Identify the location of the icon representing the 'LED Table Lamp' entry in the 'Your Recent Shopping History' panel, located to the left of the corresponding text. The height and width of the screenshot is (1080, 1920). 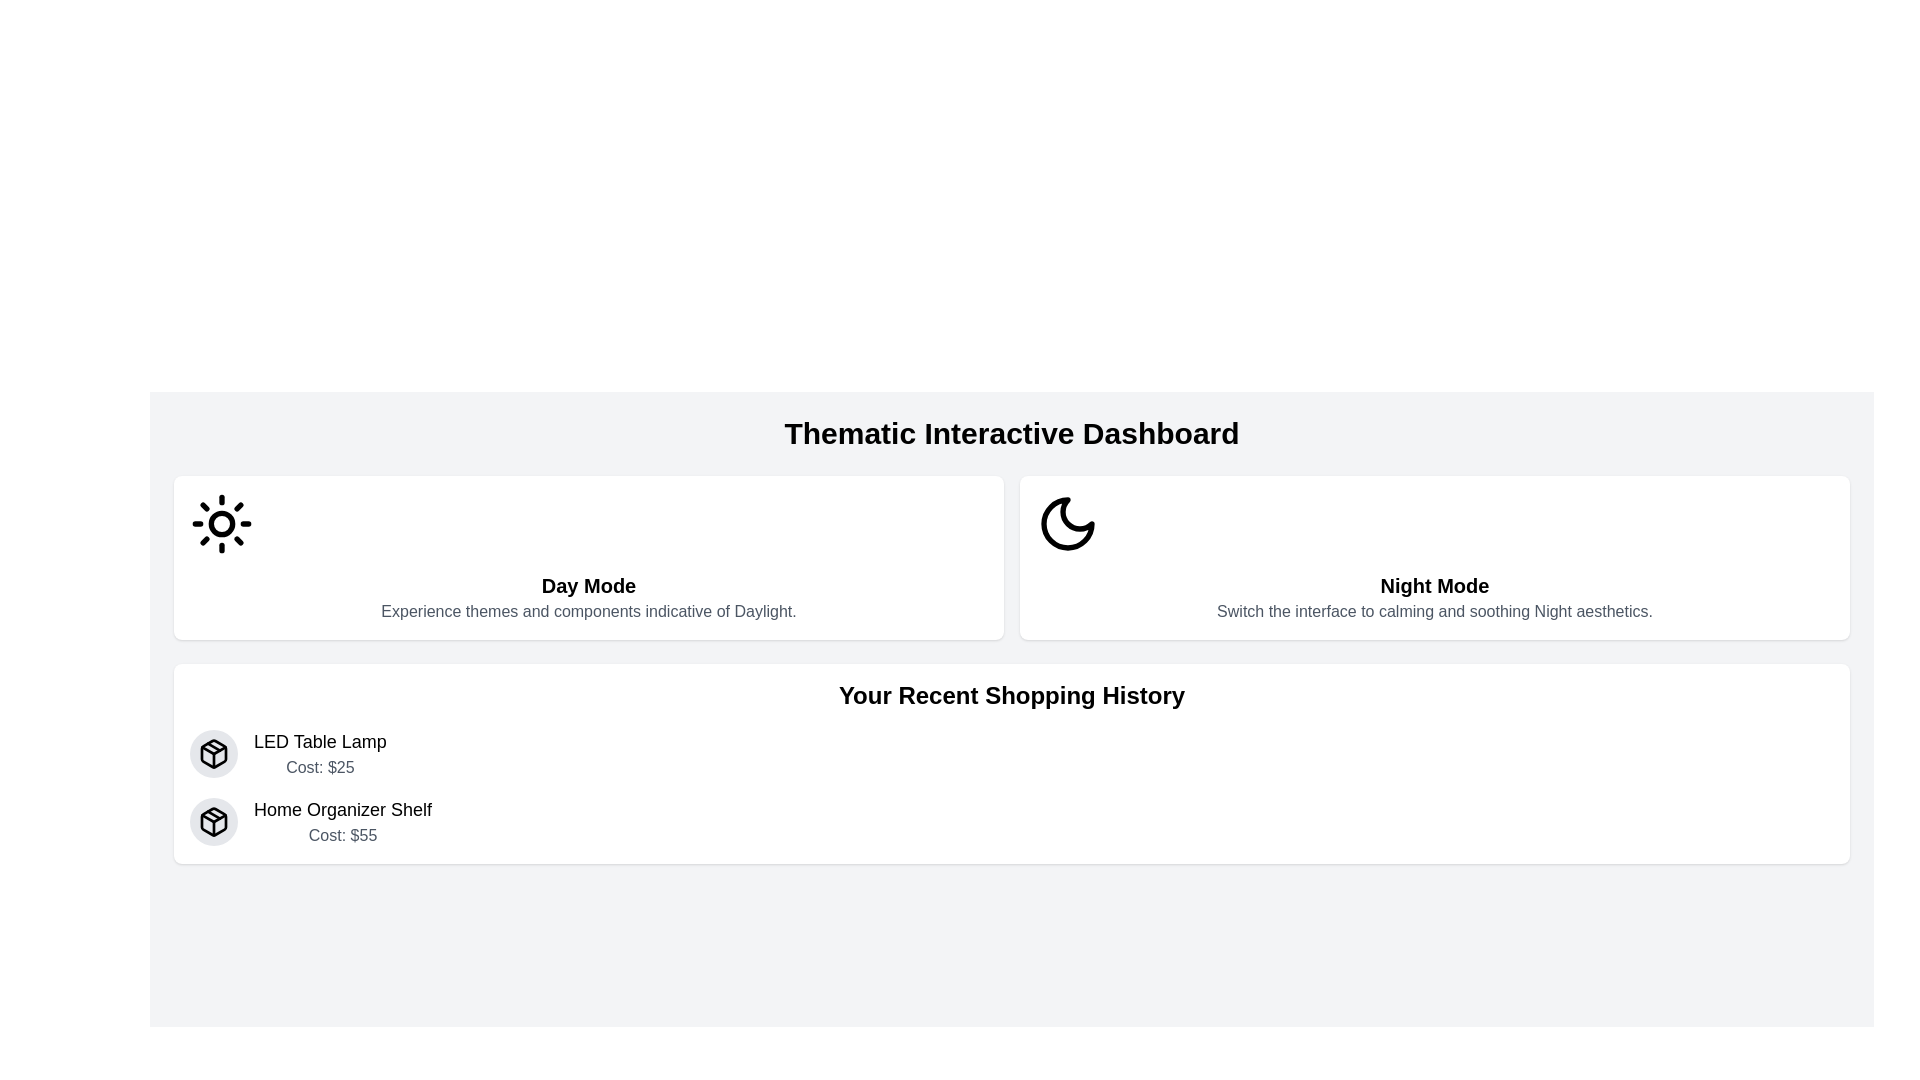
(214, 753).